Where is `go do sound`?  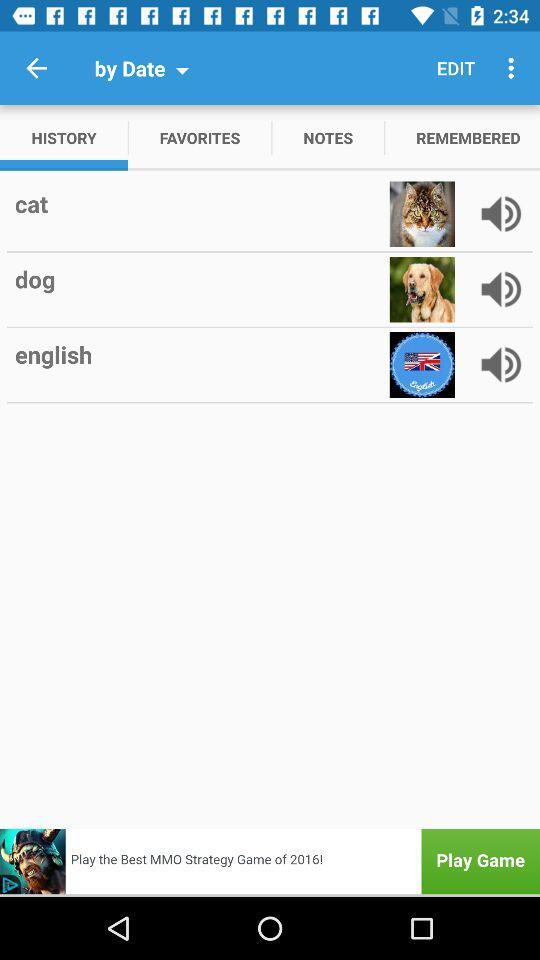 go do sound is located at coordinates (500, 288).